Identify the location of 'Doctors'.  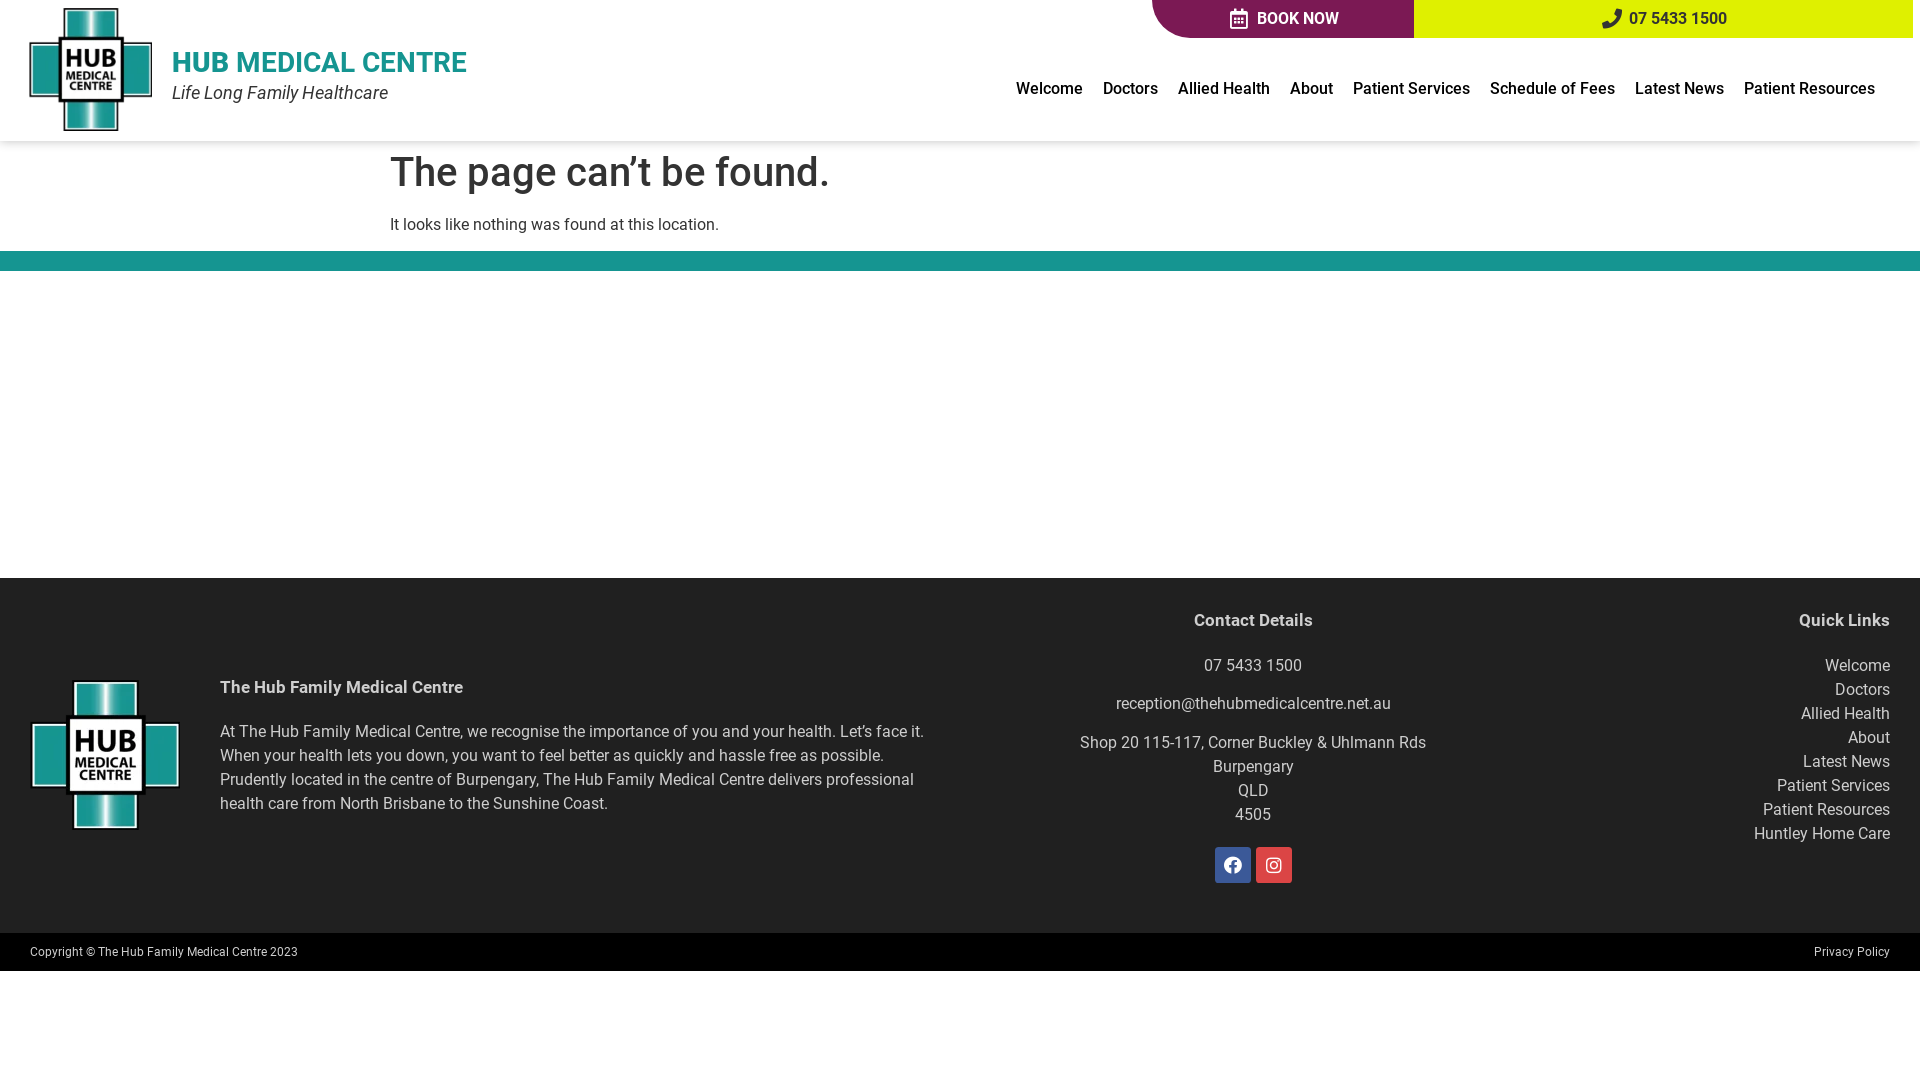
(1861, 688).